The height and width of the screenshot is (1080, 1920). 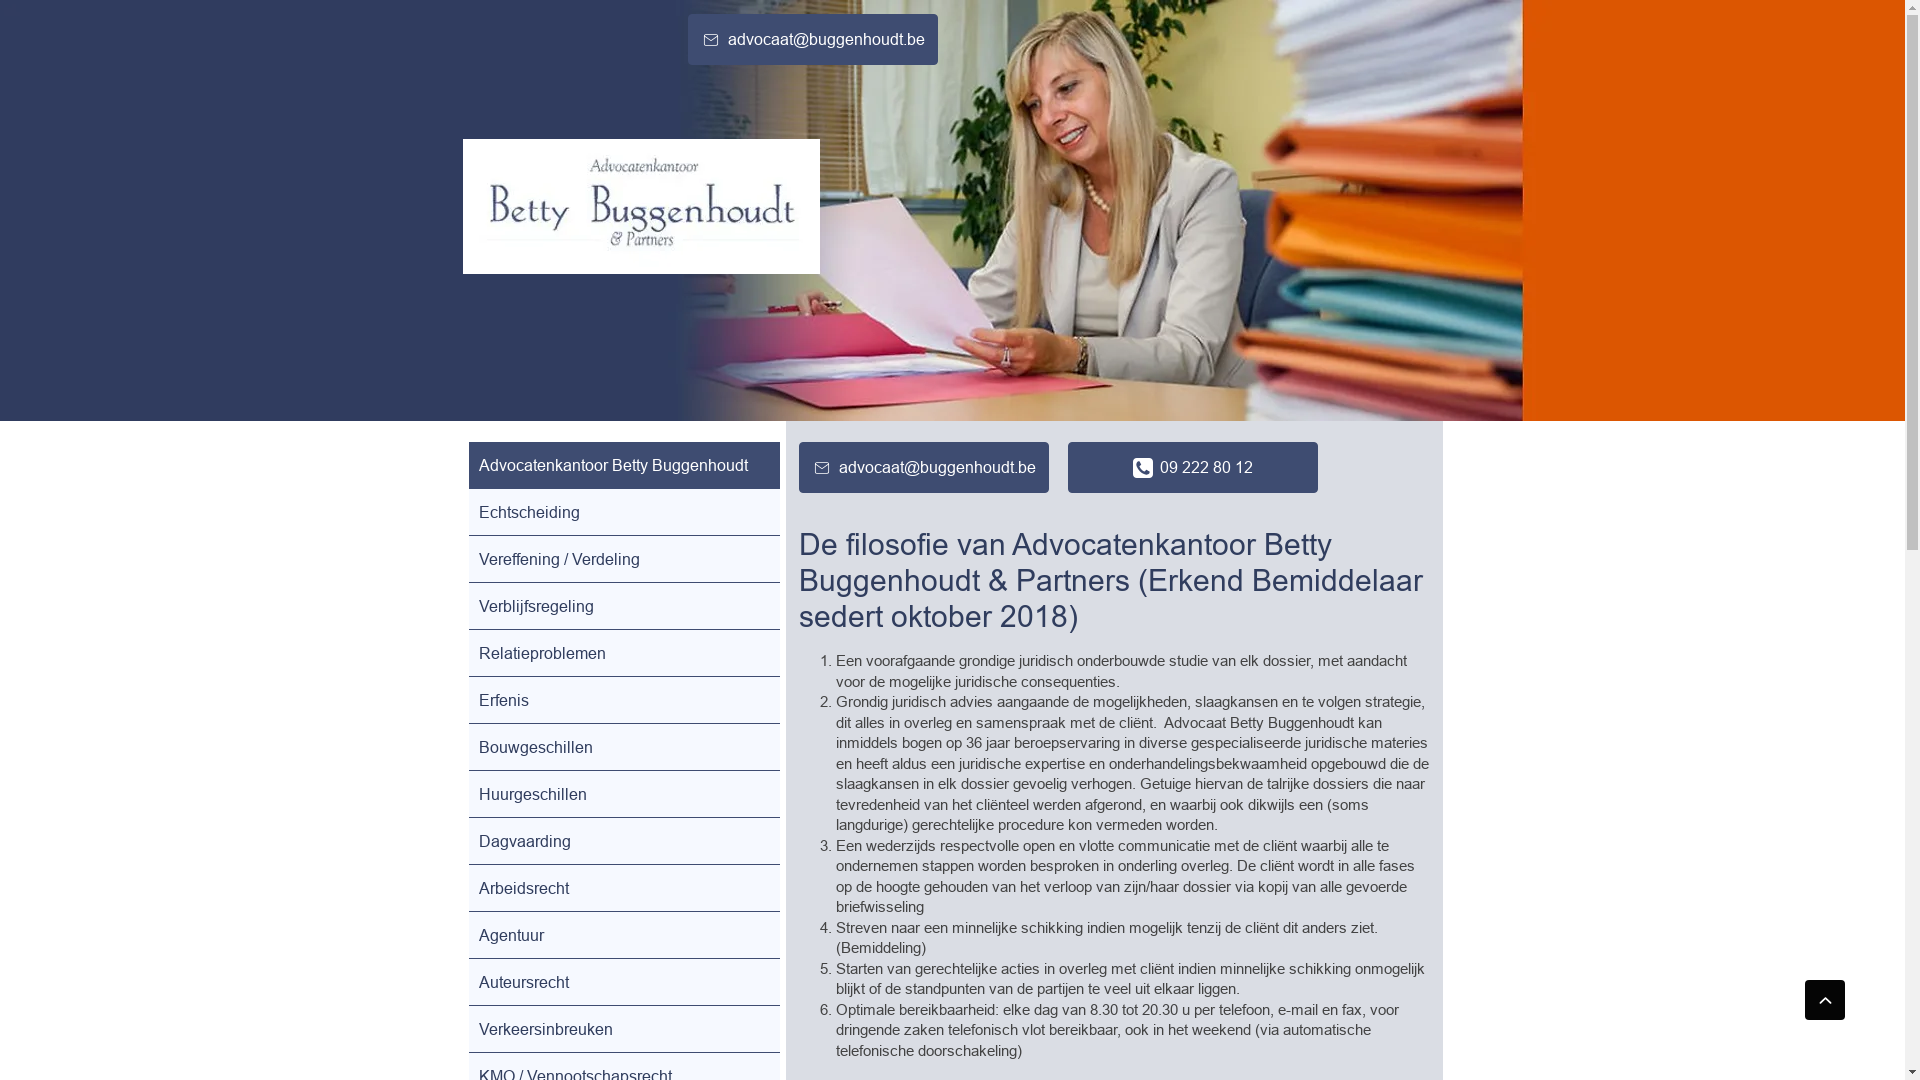 What do you see at coordinates (622, 934) in the screenshot?
I see `'Agentuur'` at bounding box center [622, 934].